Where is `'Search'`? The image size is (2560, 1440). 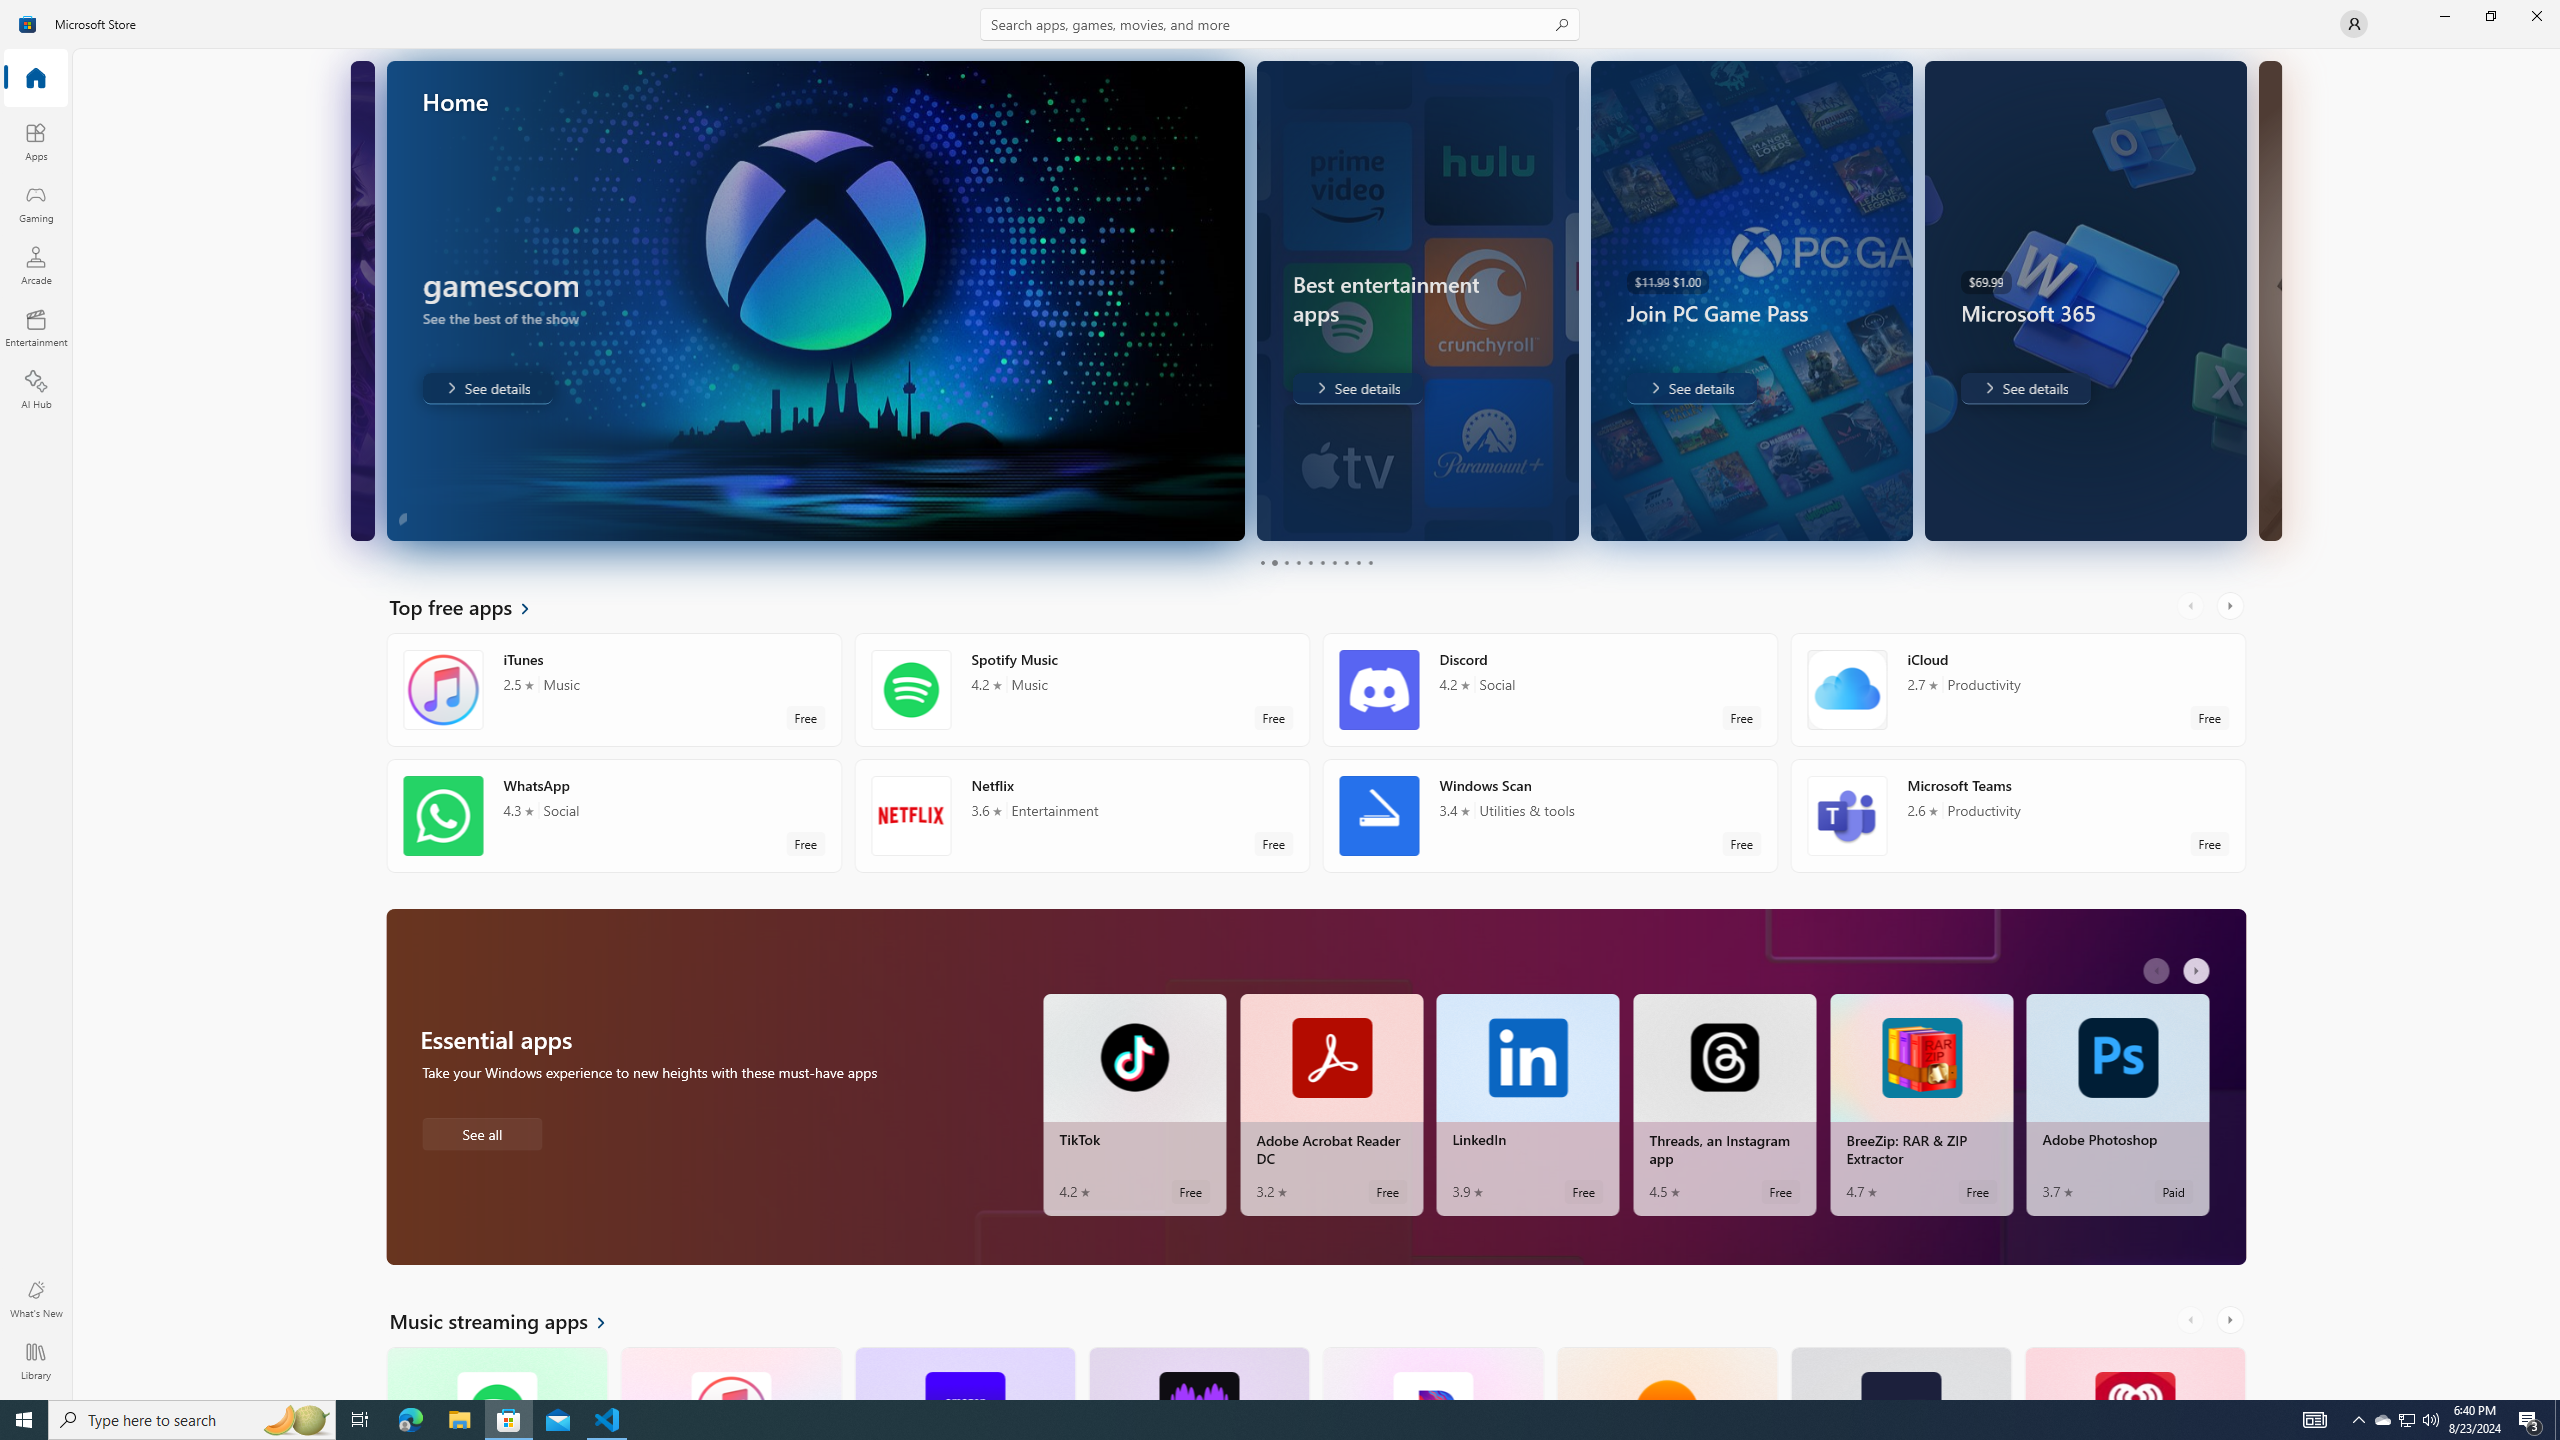 'Search' is located at coordinates (1280, 23).